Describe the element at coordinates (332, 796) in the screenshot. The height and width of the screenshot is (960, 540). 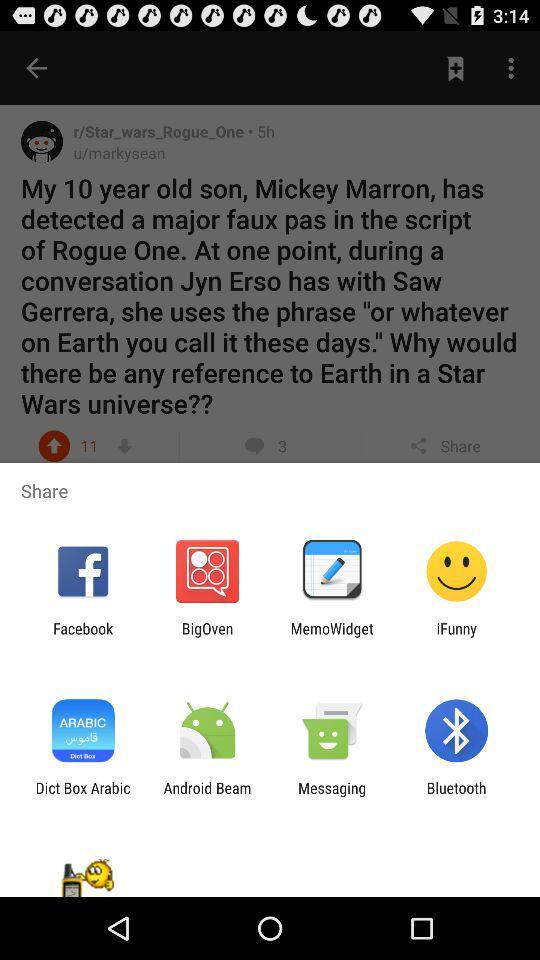
I see `the messaging icon` at that location.